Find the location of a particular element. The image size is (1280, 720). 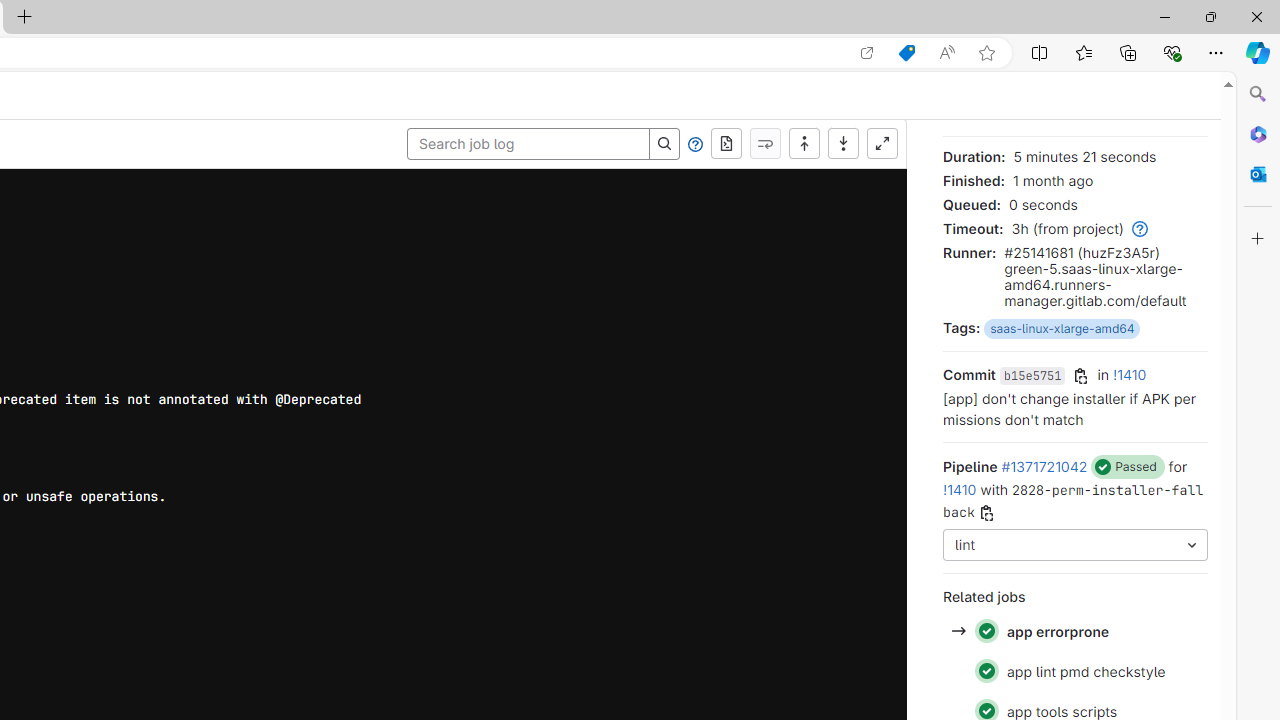

'Status: Passed app lint pmd checkstyle' is located at coordinates (1072, 671).